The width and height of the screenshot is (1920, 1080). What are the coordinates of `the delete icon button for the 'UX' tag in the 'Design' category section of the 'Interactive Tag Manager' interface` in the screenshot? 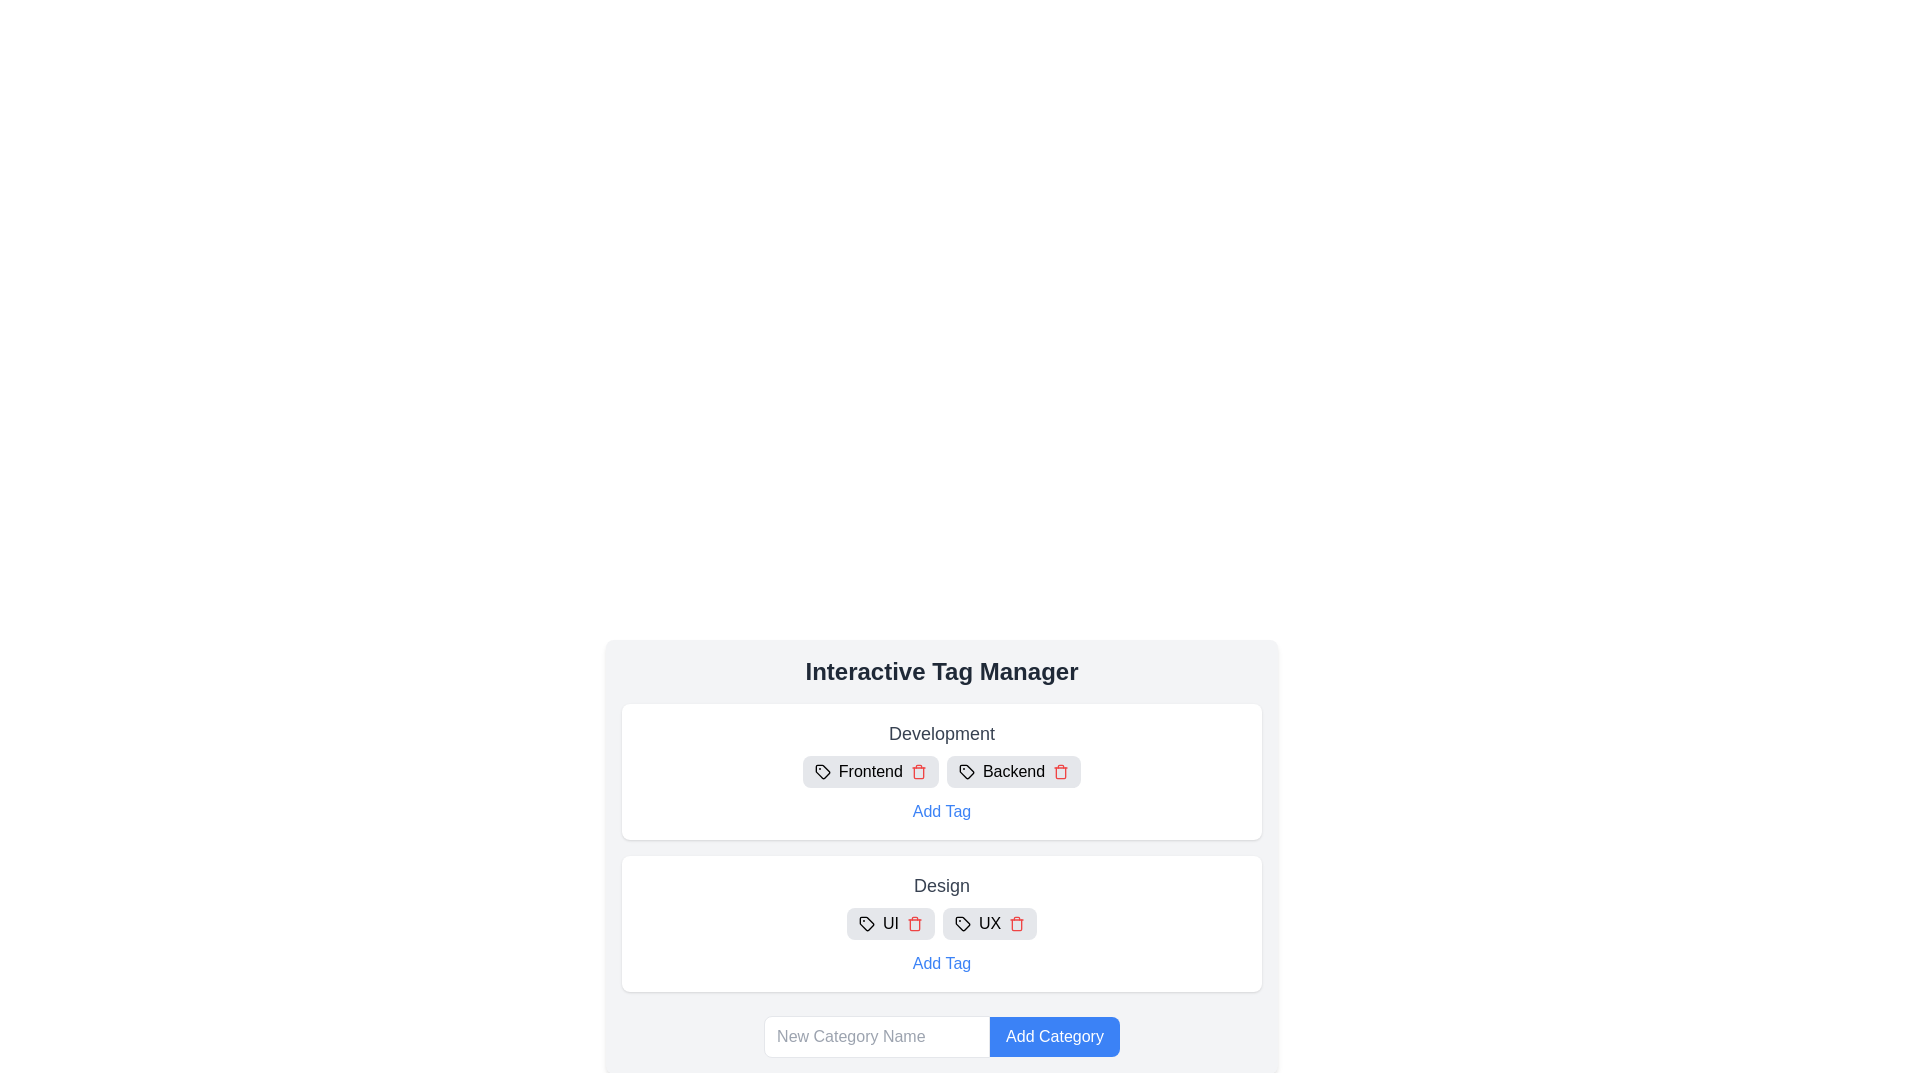 It's located at (1017, 924).